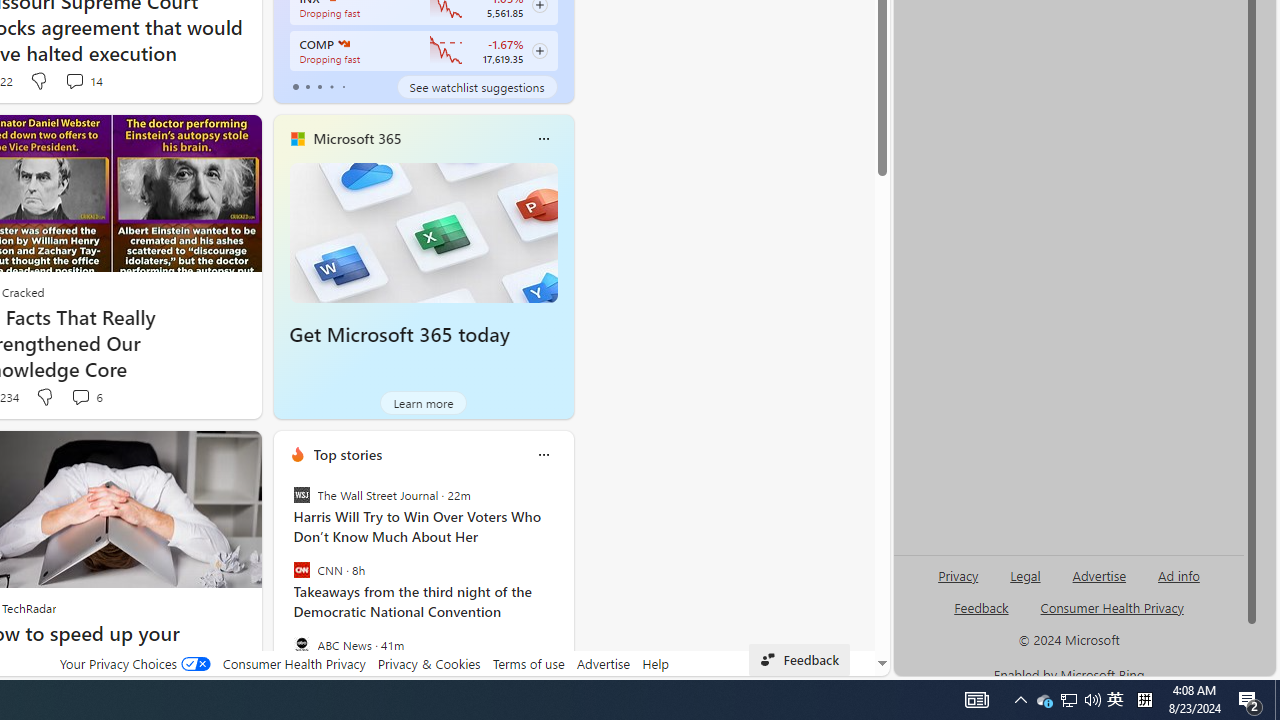  Describe the element at coordinates (331, 86) in the screenshot. I see `'tab-3'` at that location.